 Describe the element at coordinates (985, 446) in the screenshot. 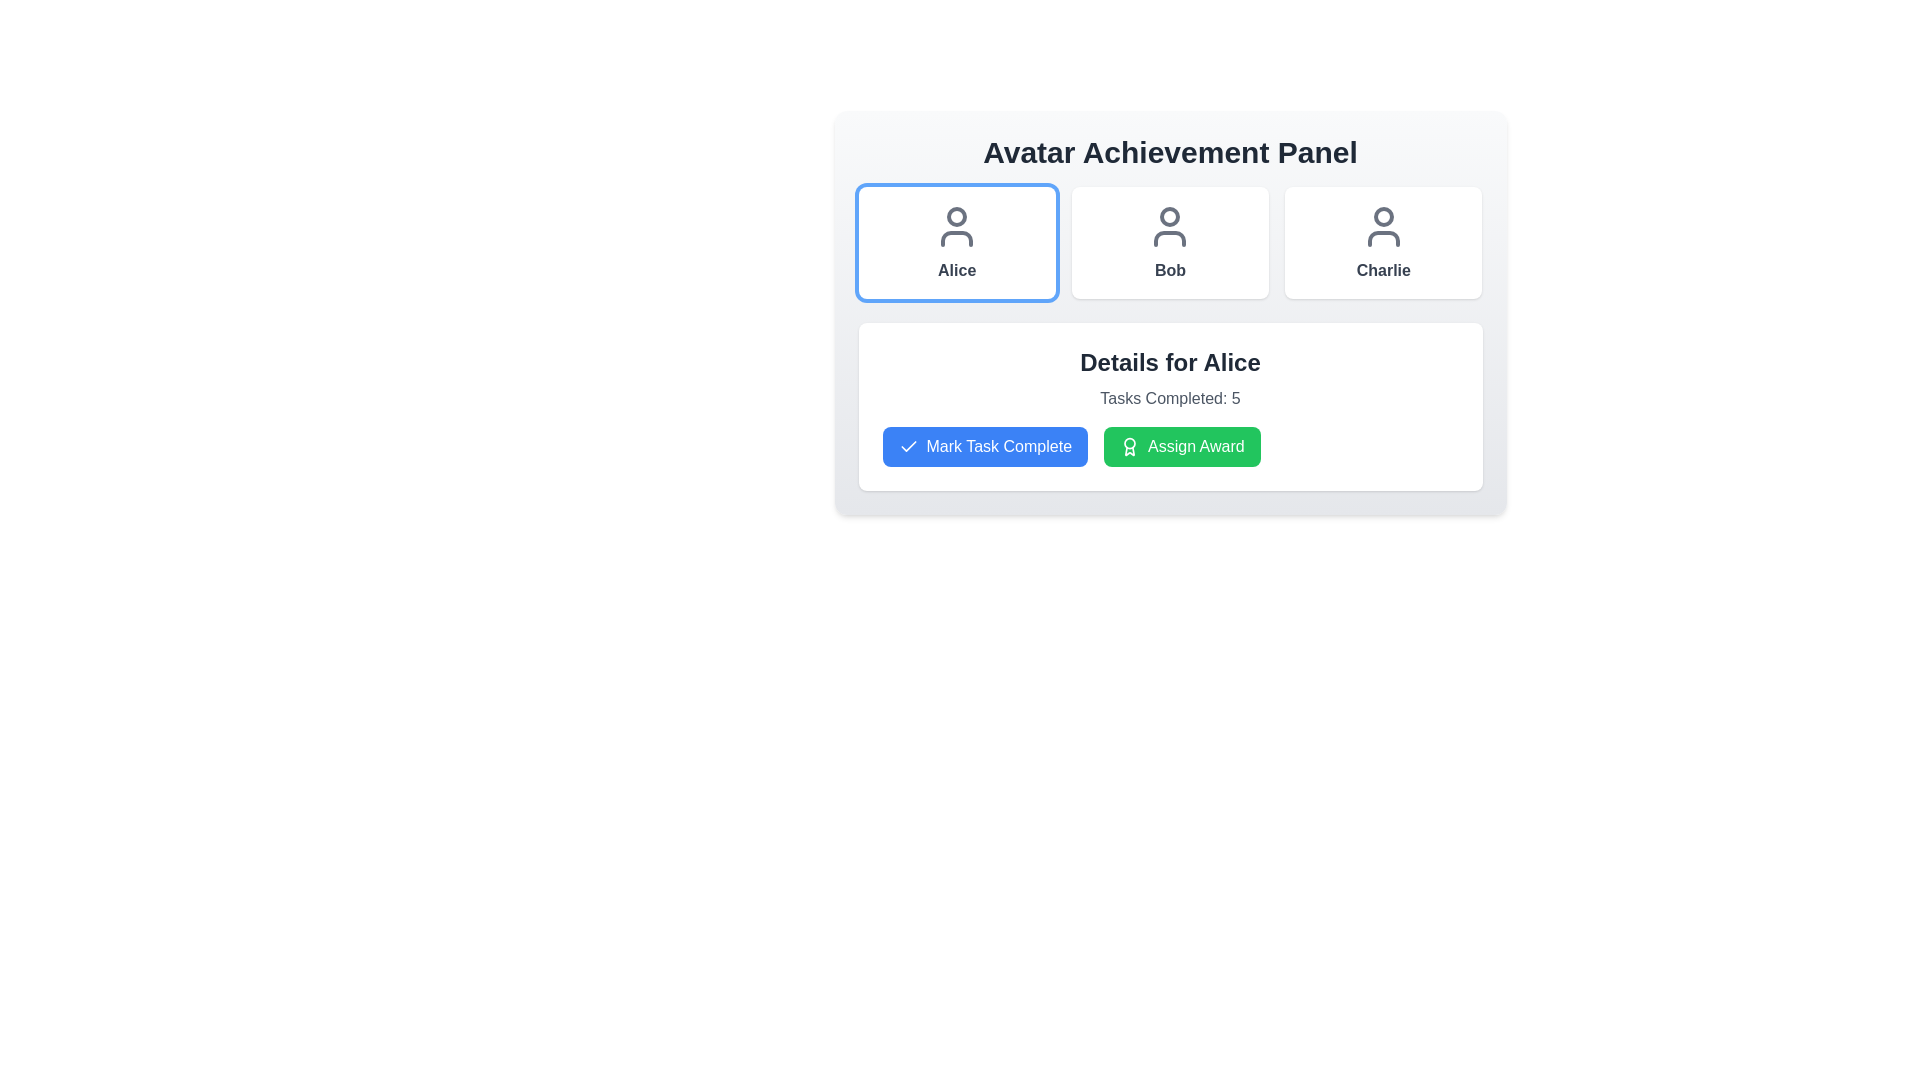

I see `the button used to mark a task as complete in the 'Avatar Achievement Panel' under 'Details for Alice'` at that location.